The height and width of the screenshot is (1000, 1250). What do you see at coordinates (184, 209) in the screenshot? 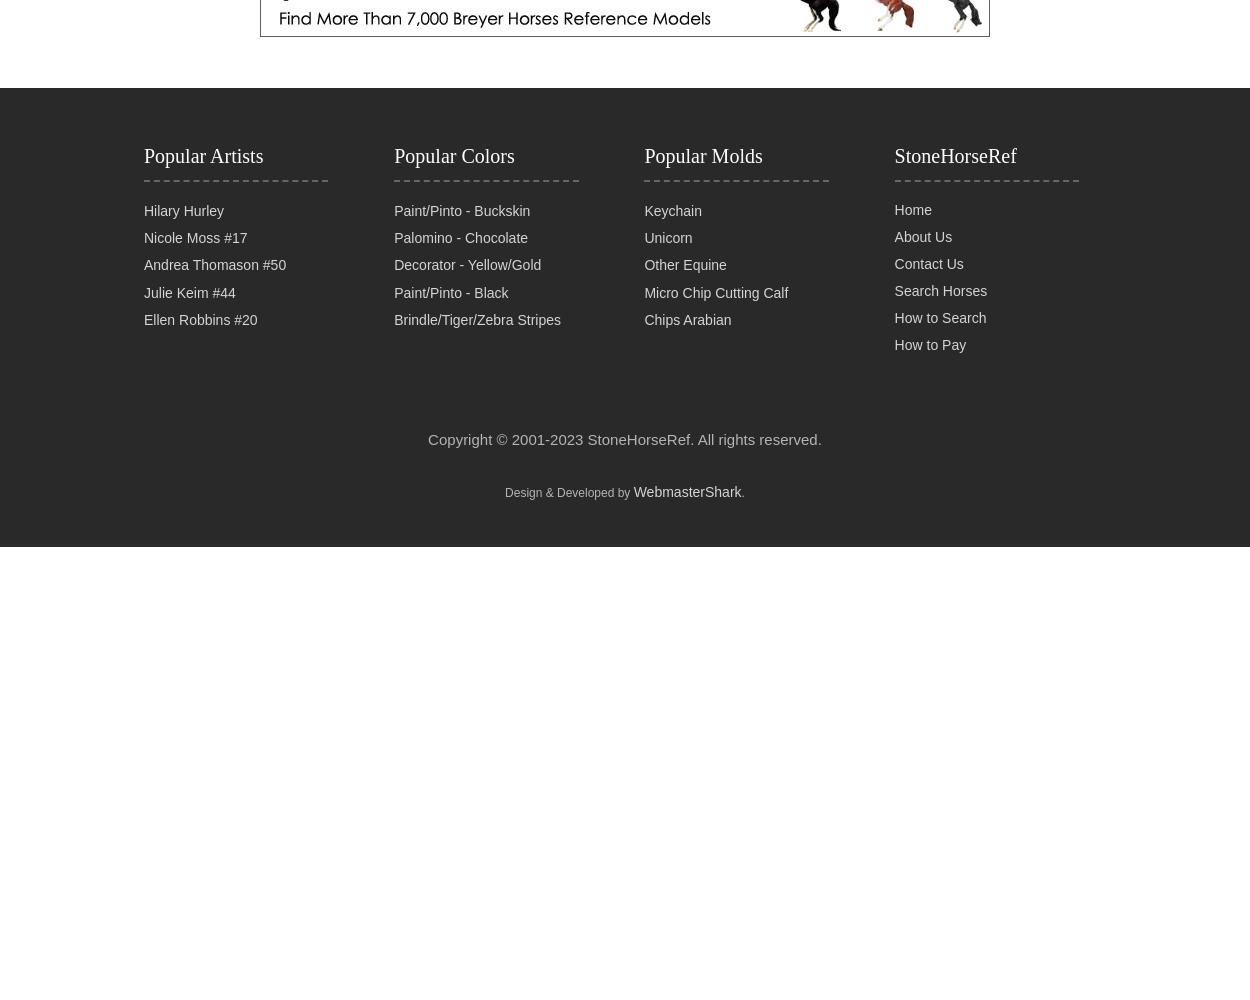
I see `'Hilary Hurley'` at bounding box center [184, 209].